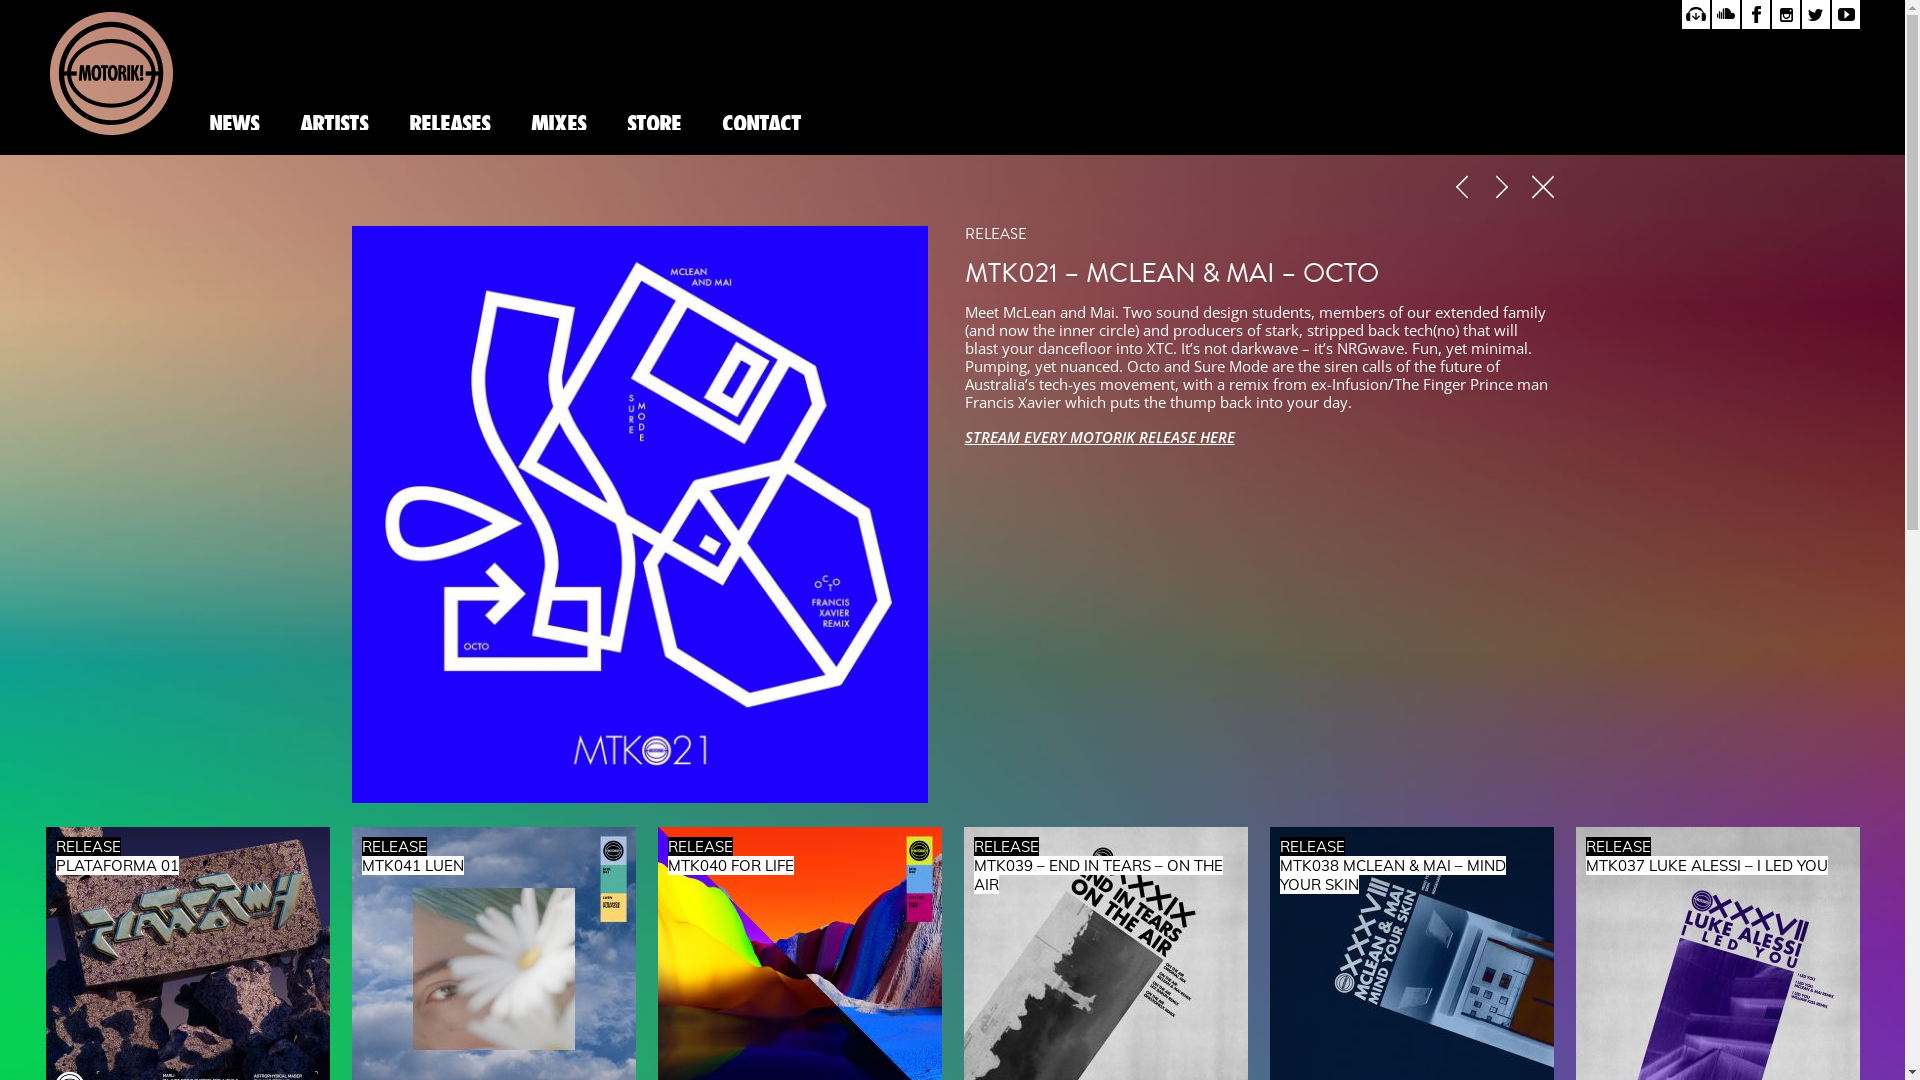 The image size is (1920, 1080). I want to click on 'instagram', so click(1771, 14).